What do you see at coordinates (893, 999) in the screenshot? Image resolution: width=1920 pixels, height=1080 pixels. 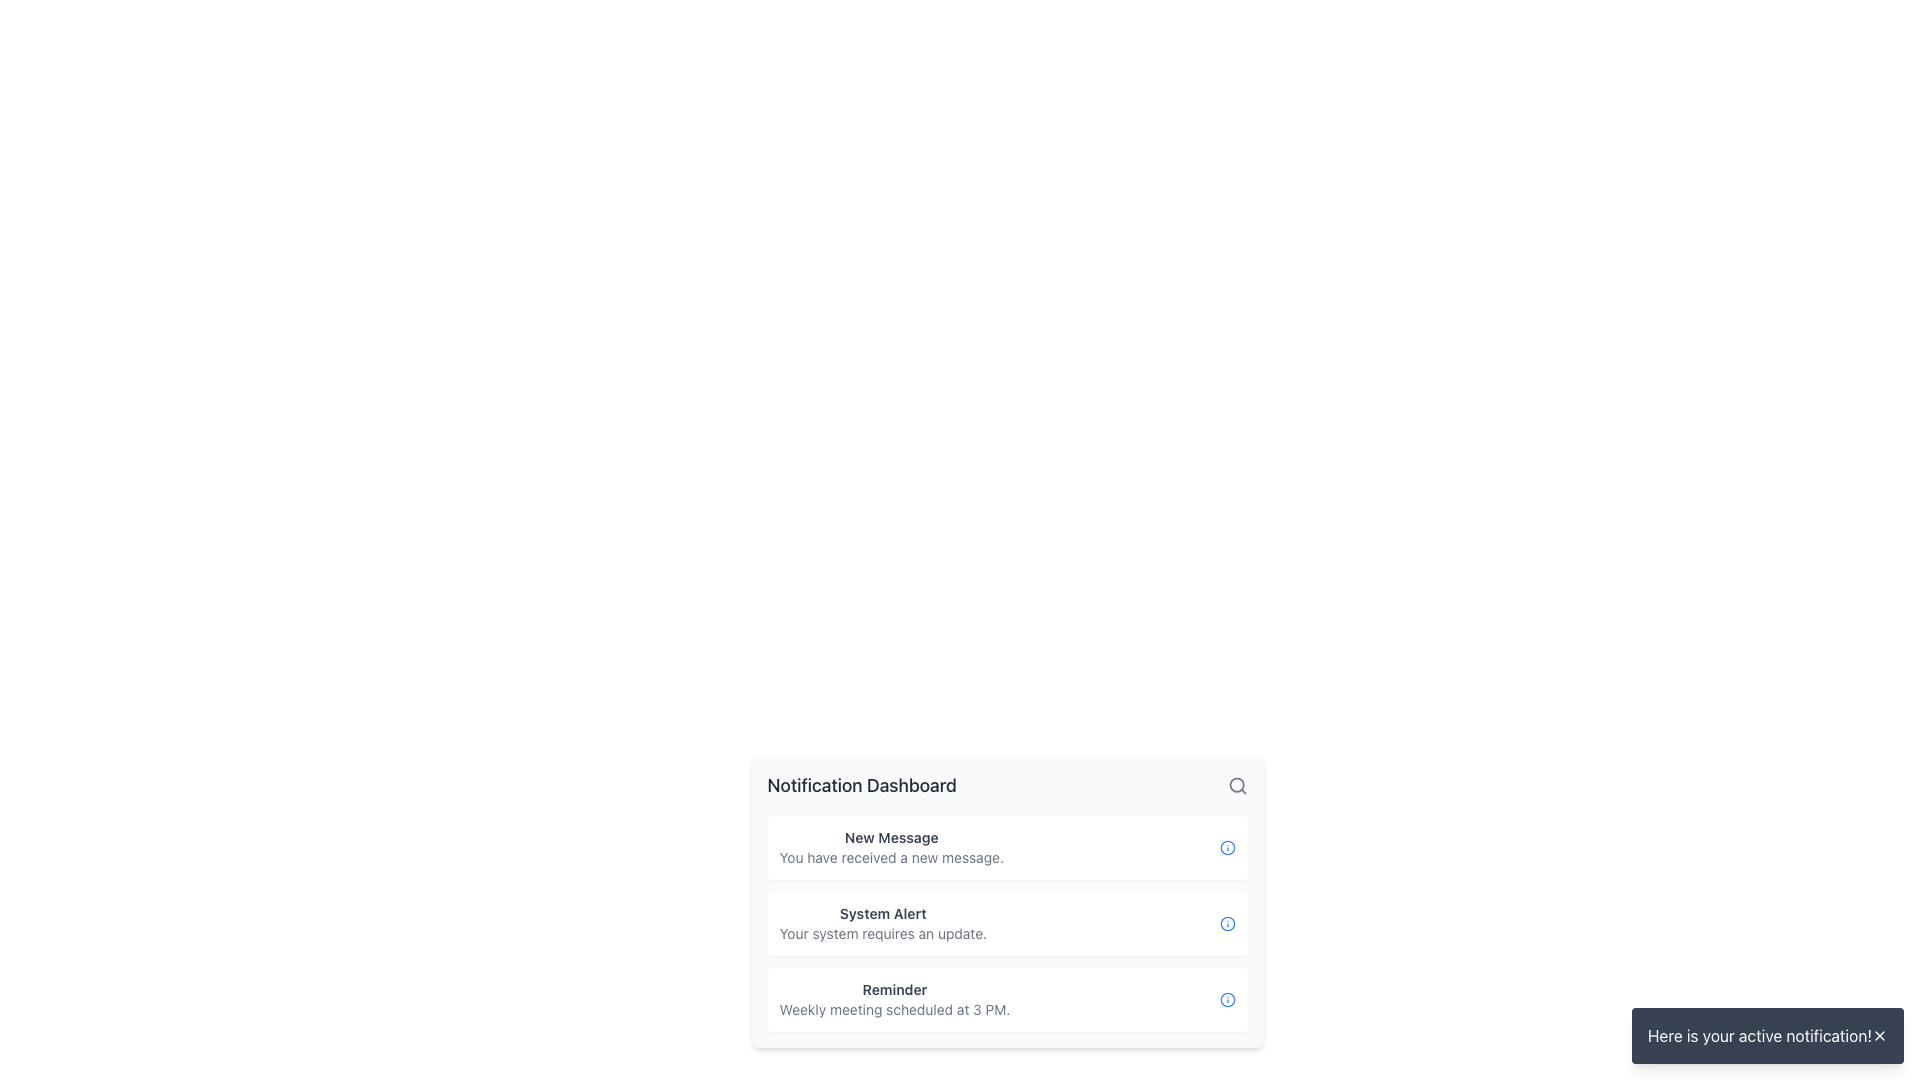 I see `text content of the notification titled 'Reminder' with the message 'Weekly meeting scheduled at 3 PM.' in the third card of the Notification Dashboard` at bounding box center [893, 999].